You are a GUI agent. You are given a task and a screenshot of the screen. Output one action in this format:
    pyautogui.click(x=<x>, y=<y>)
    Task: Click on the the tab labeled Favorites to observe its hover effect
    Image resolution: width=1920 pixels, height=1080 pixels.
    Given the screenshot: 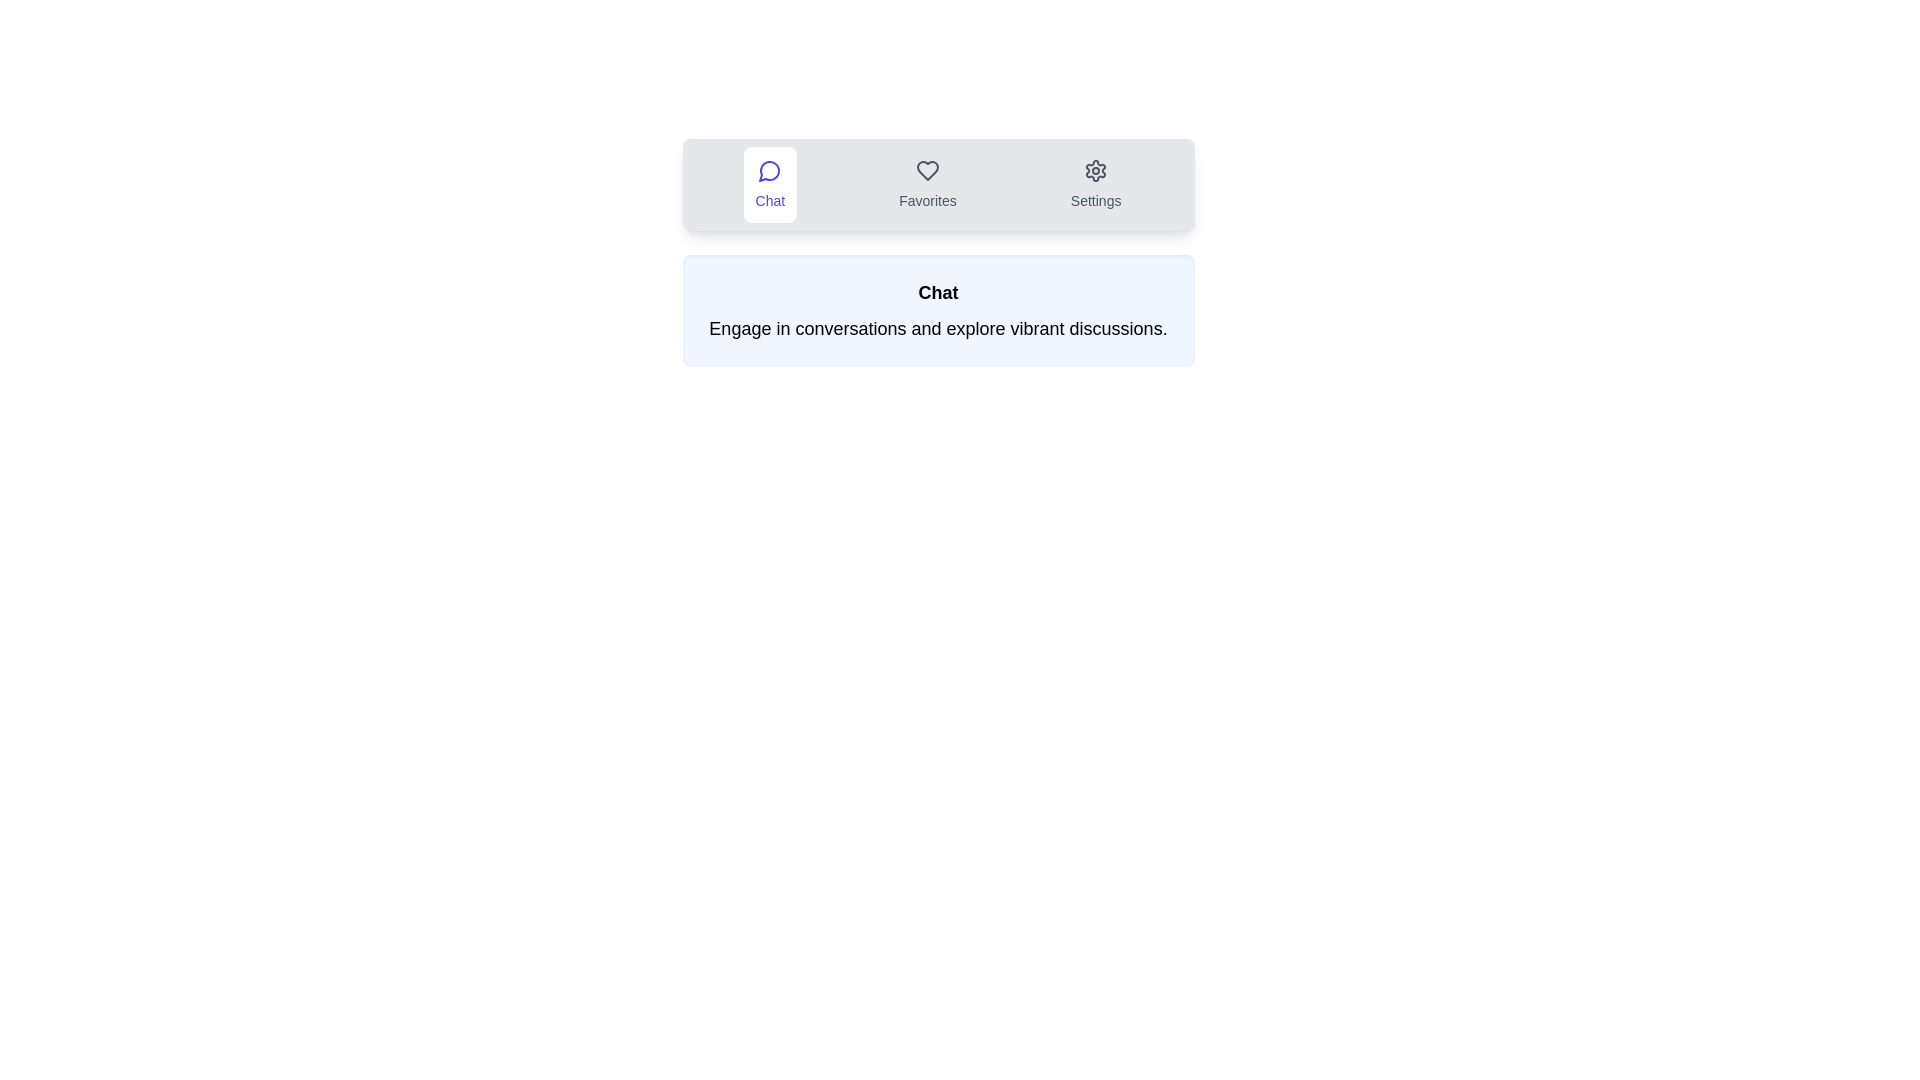 What is the action you would take?
    pyautogui.click(x=926, y=185)
    